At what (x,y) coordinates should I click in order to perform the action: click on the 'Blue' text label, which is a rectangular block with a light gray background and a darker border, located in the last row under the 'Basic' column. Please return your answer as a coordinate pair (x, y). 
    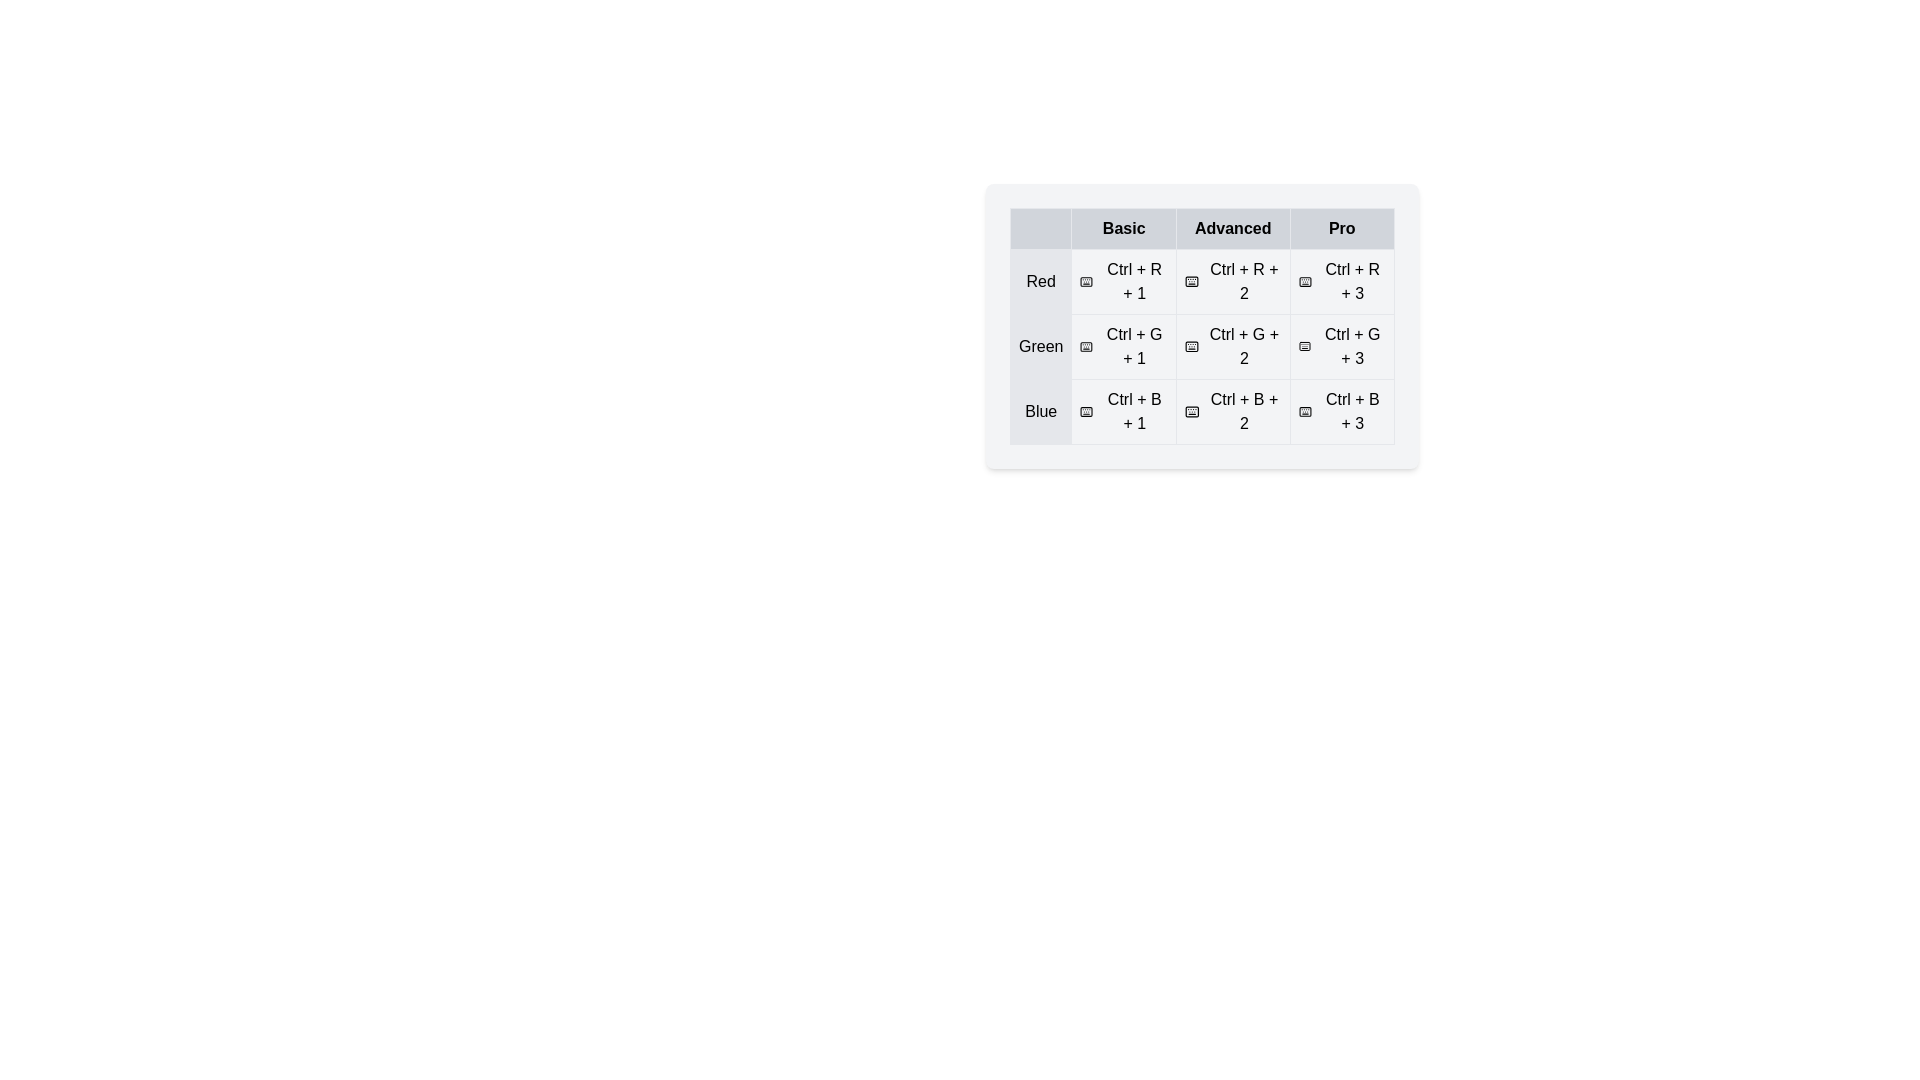
    Looking at the image, I should click on (1040, 411).